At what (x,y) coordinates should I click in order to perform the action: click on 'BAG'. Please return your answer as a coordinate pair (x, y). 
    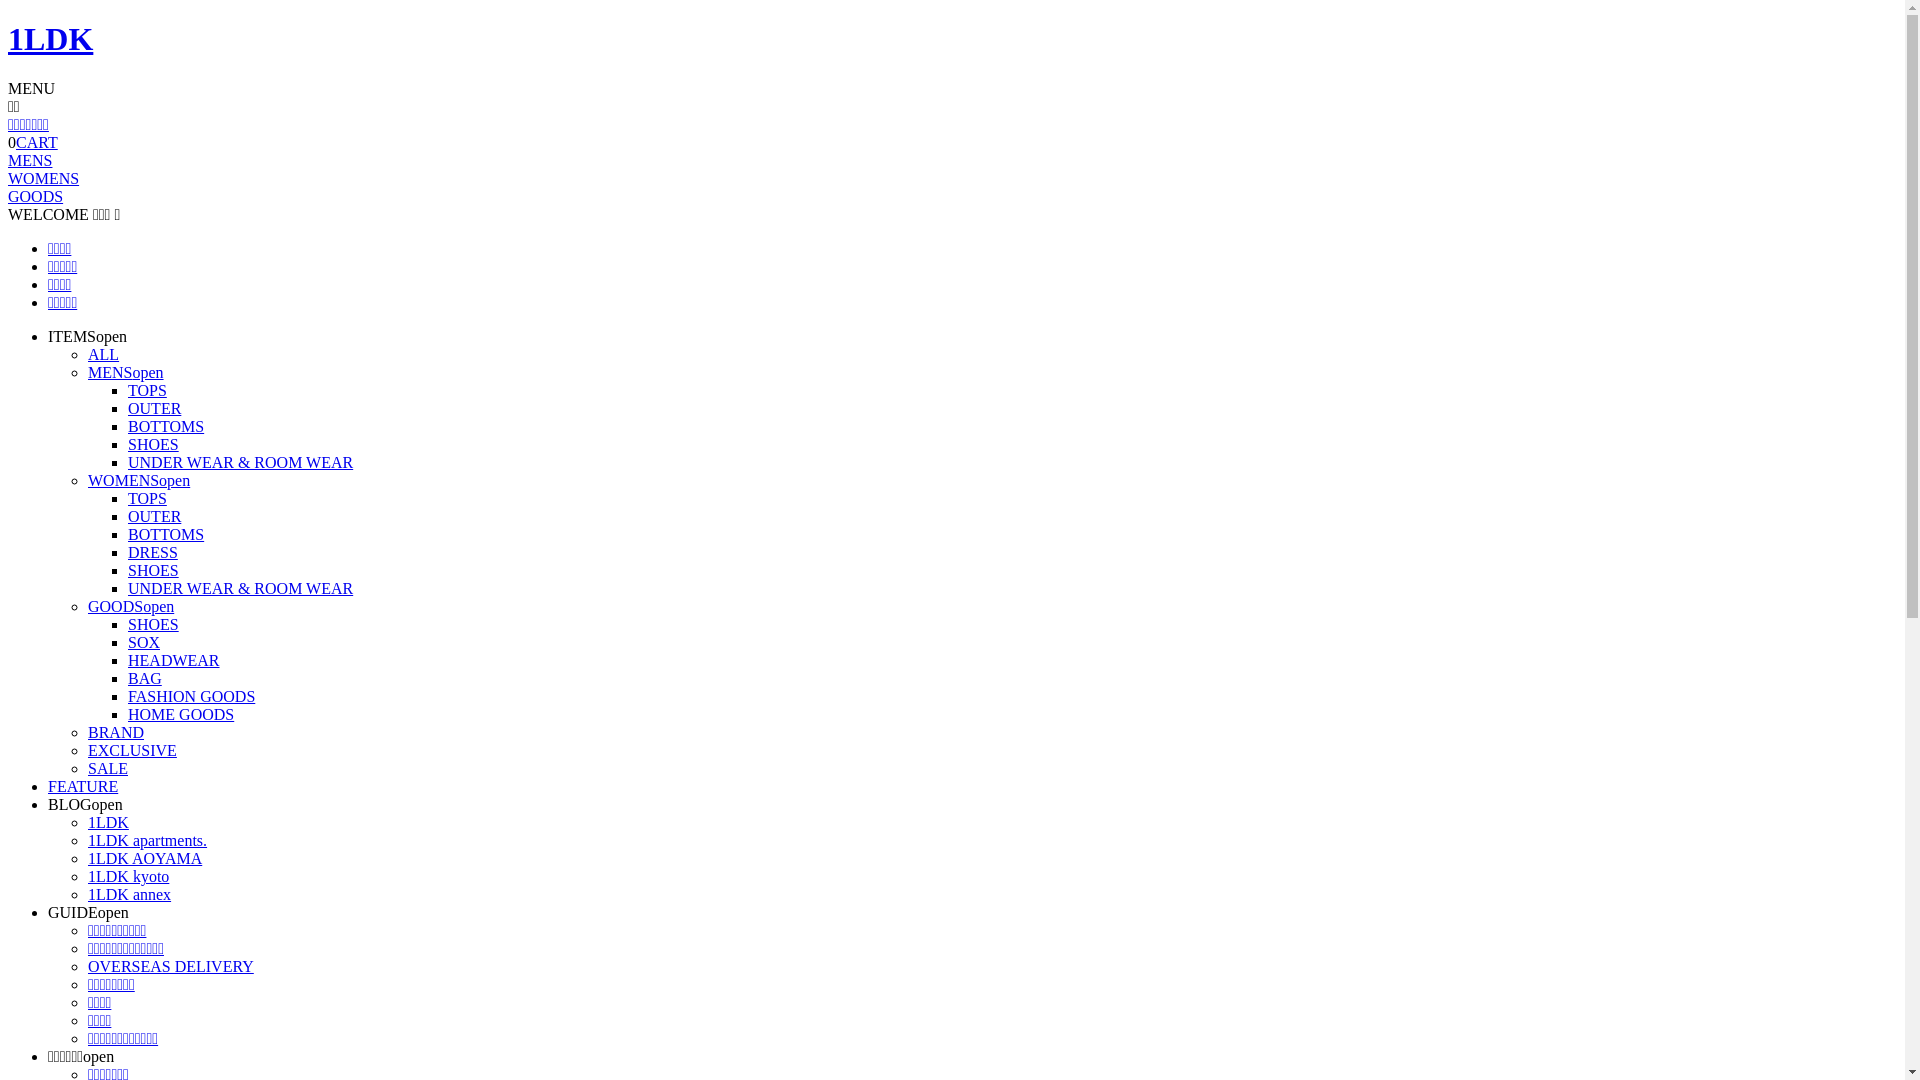
    Looking at the image, I should click on (143, 677).